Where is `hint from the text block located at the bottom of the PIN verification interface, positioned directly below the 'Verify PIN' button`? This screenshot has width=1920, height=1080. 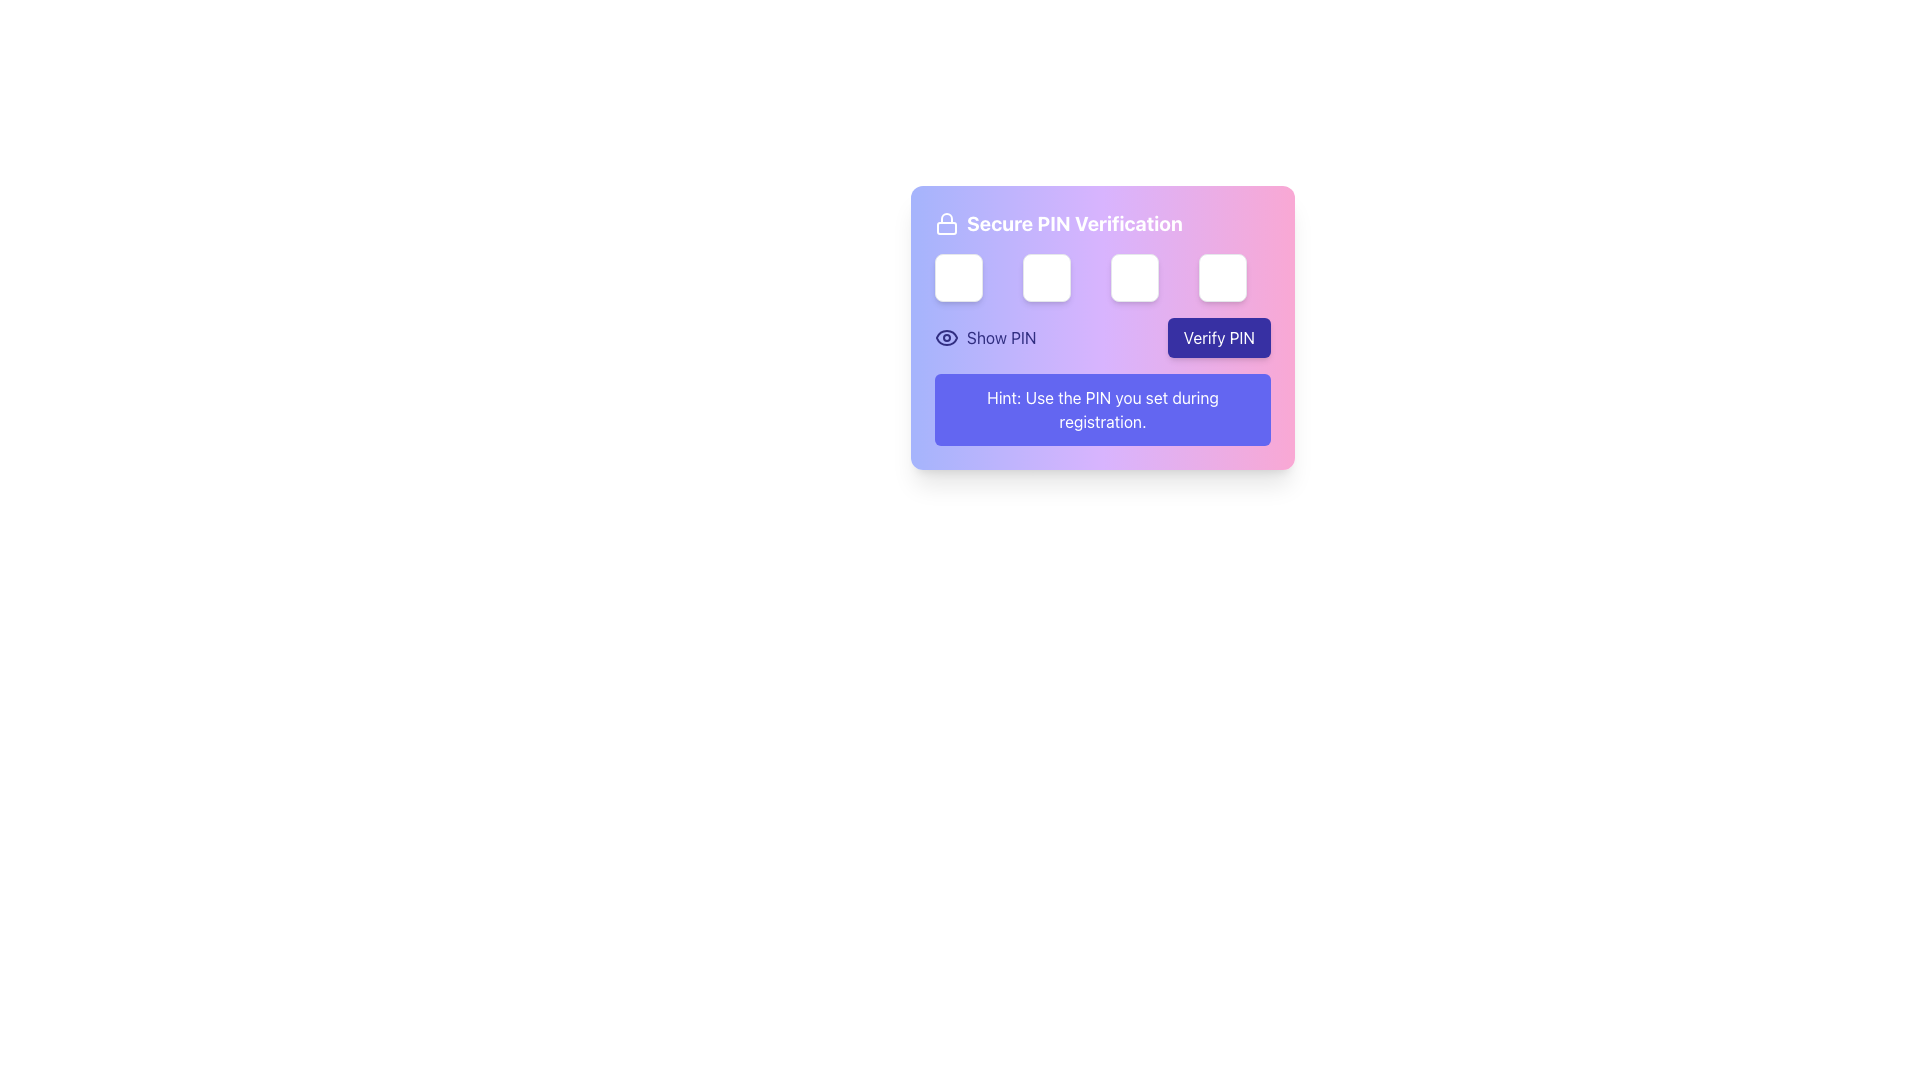 hint from the text block located at the bottom of the PIN verification interface, positioned directly below the 'Verify PIN' button is located at coordinates (1102, 408).